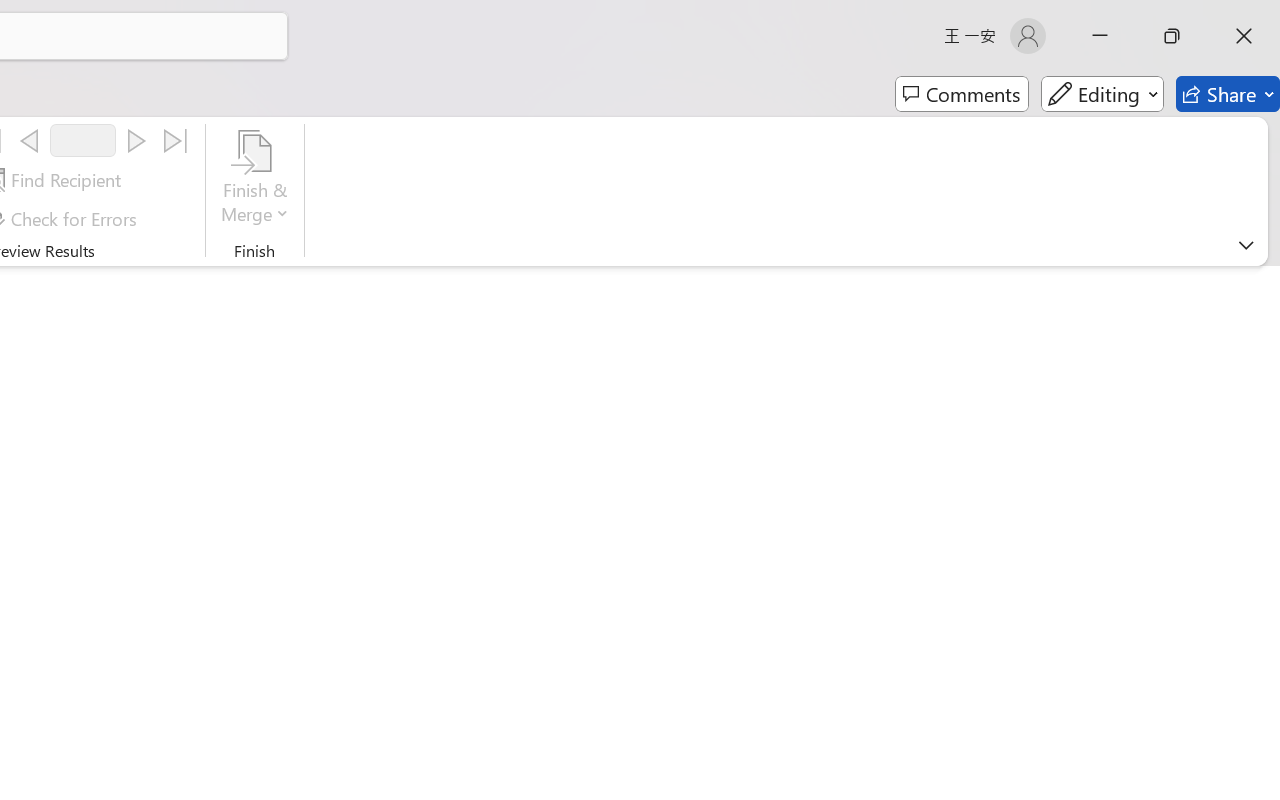 Image resolution: width=1280 pixels, height=800 pixels. What do you see at coordinates (961, 94) in the screenshot?
I see `'Comments'` at bounding box center [961, 94].